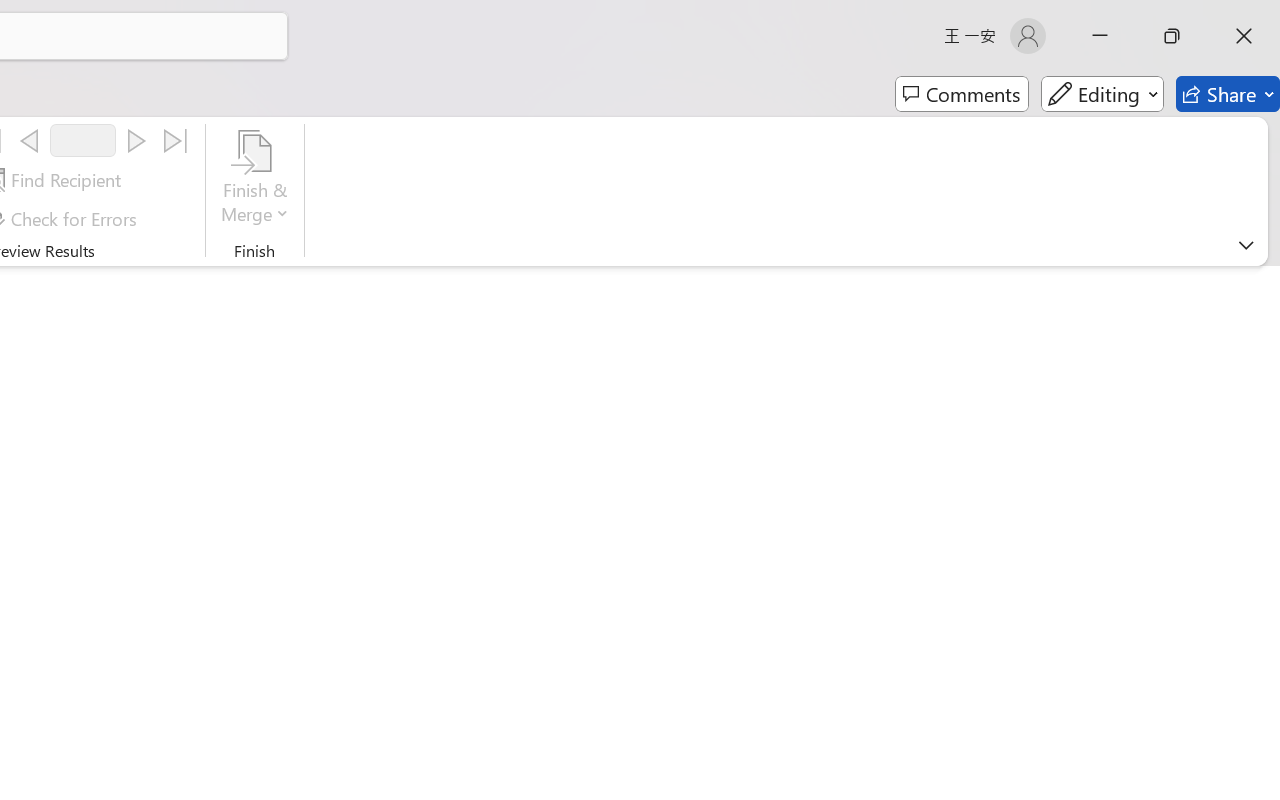 Image resolution: width=1280 pixels, height=800 pixels. What do you see at coordinates (961, 94) in the screenshot?
I see `'Comments'` at bounding box center [961, 94].